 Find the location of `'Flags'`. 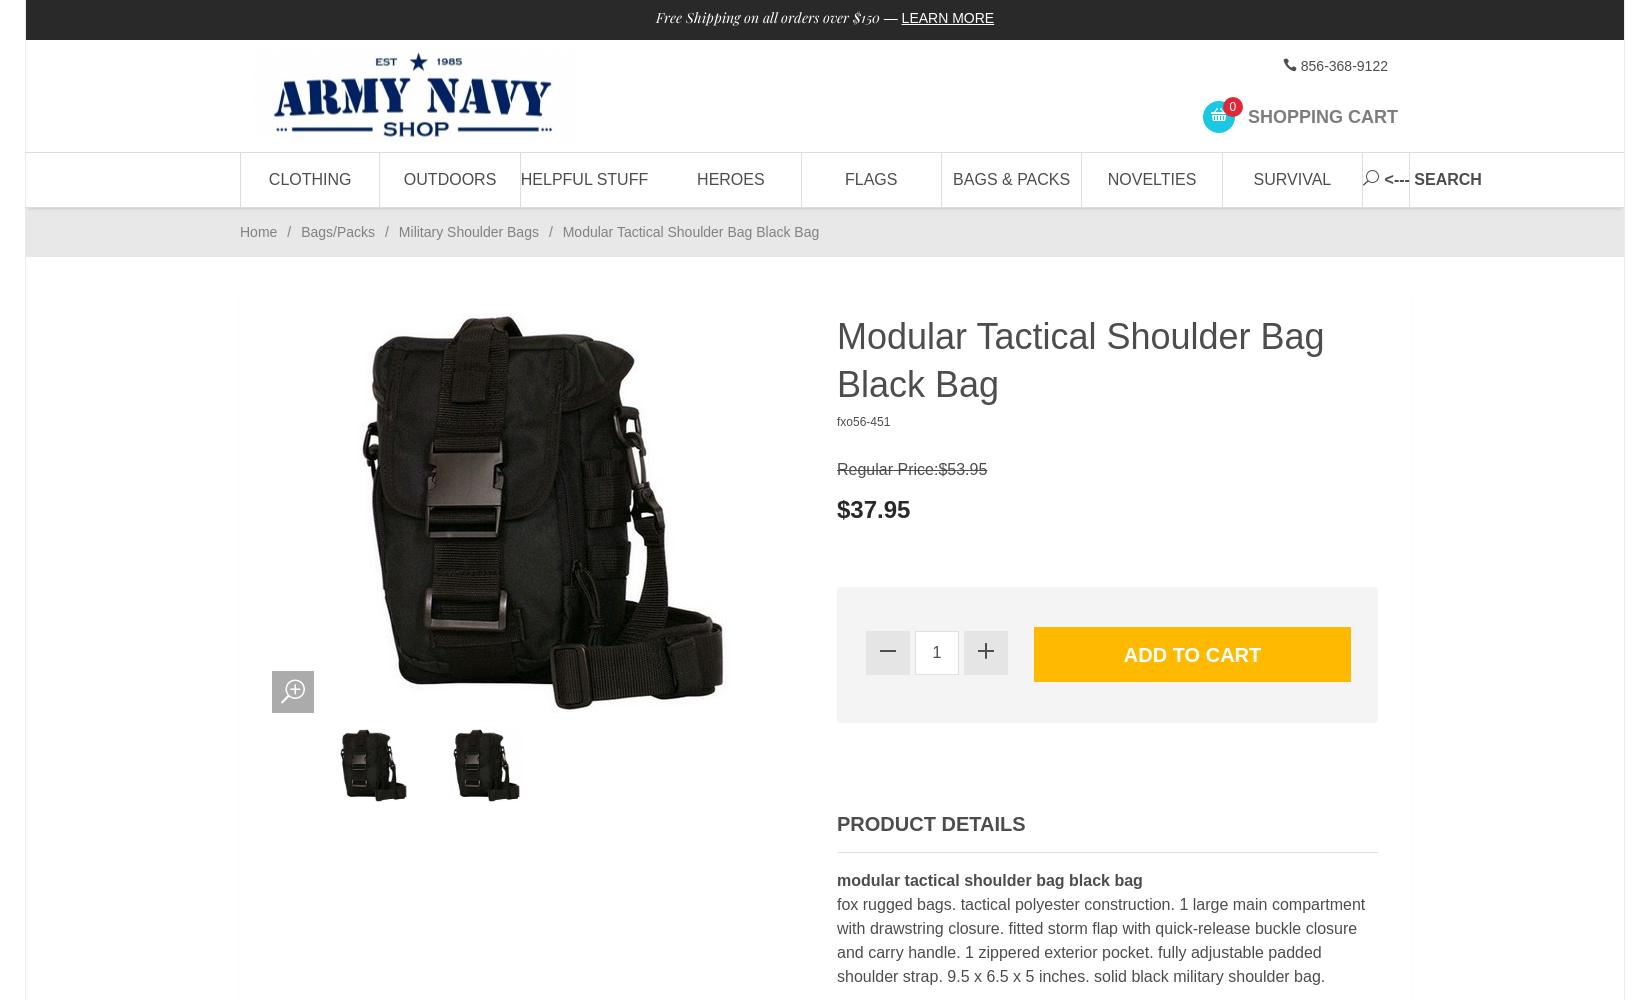

'Flags' is located at coordinates (871, 179).